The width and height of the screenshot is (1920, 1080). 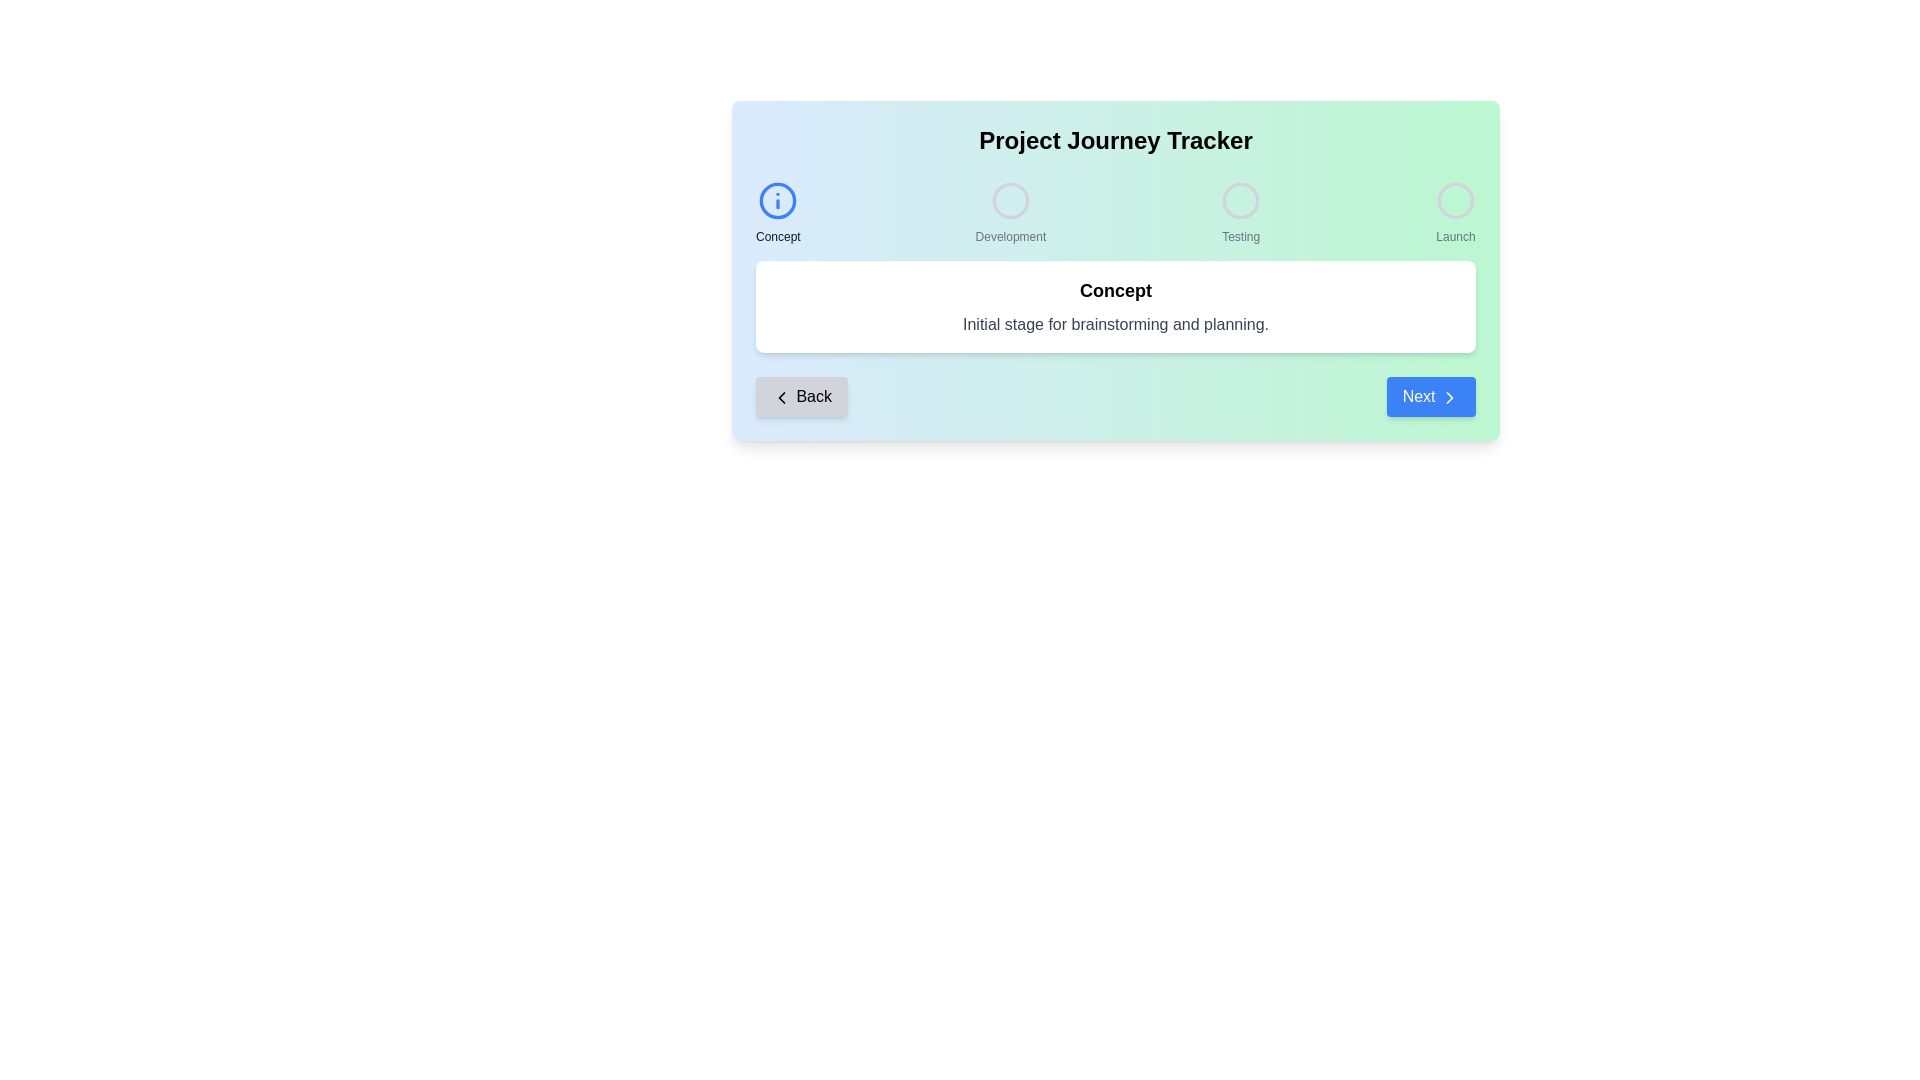 What do you see at coordinates (781, 397) in the screenshot?
I see `the left-pointing chevron arrow icon within the 'Back' button, which is styled with a stroke width of 2 and is located below the 'Project Journey Tracker' panel` at bounding box center [781, 397].